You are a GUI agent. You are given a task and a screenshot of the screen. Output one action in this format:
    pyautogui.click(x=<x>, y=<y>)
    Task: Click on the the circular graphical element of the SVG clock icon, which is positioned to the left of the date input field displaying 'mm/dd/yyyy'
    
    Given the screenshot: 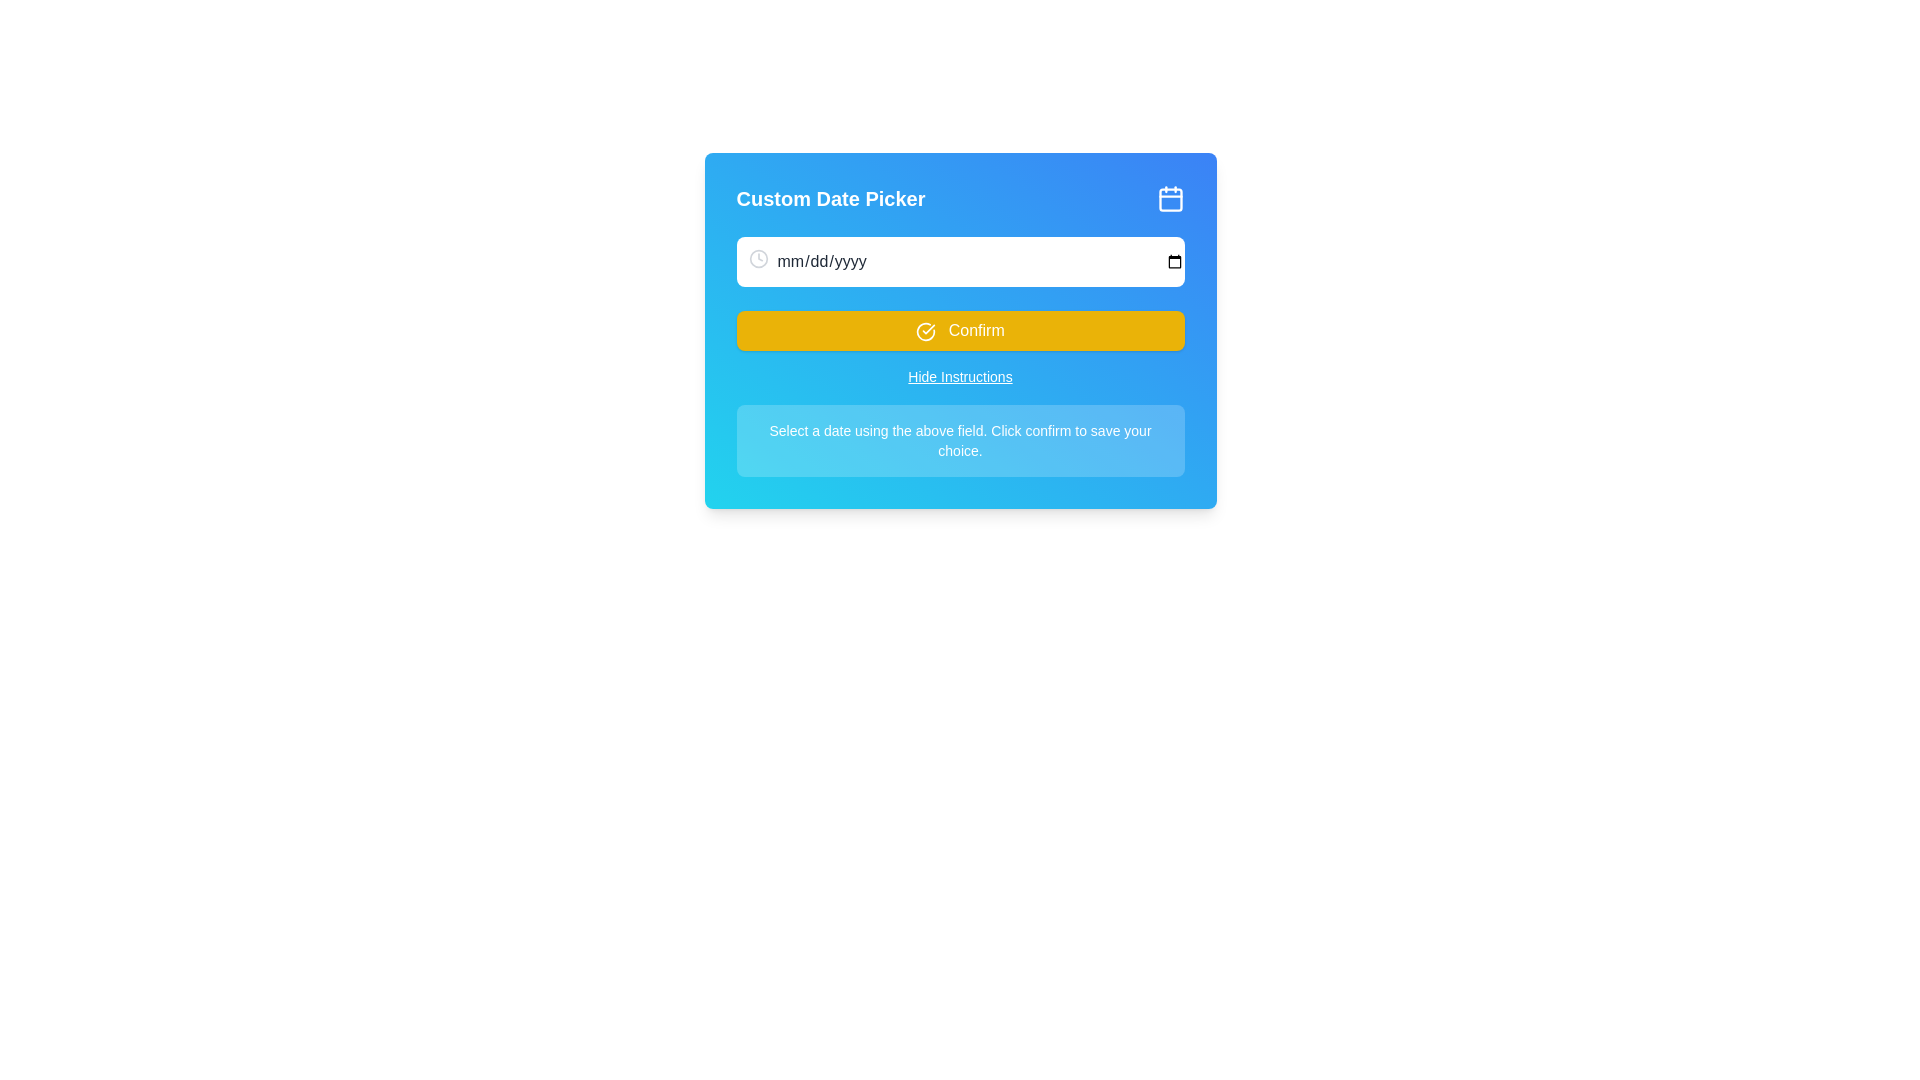 What is the action you would take?
    pyautogui.click(x=757, y=257)
    